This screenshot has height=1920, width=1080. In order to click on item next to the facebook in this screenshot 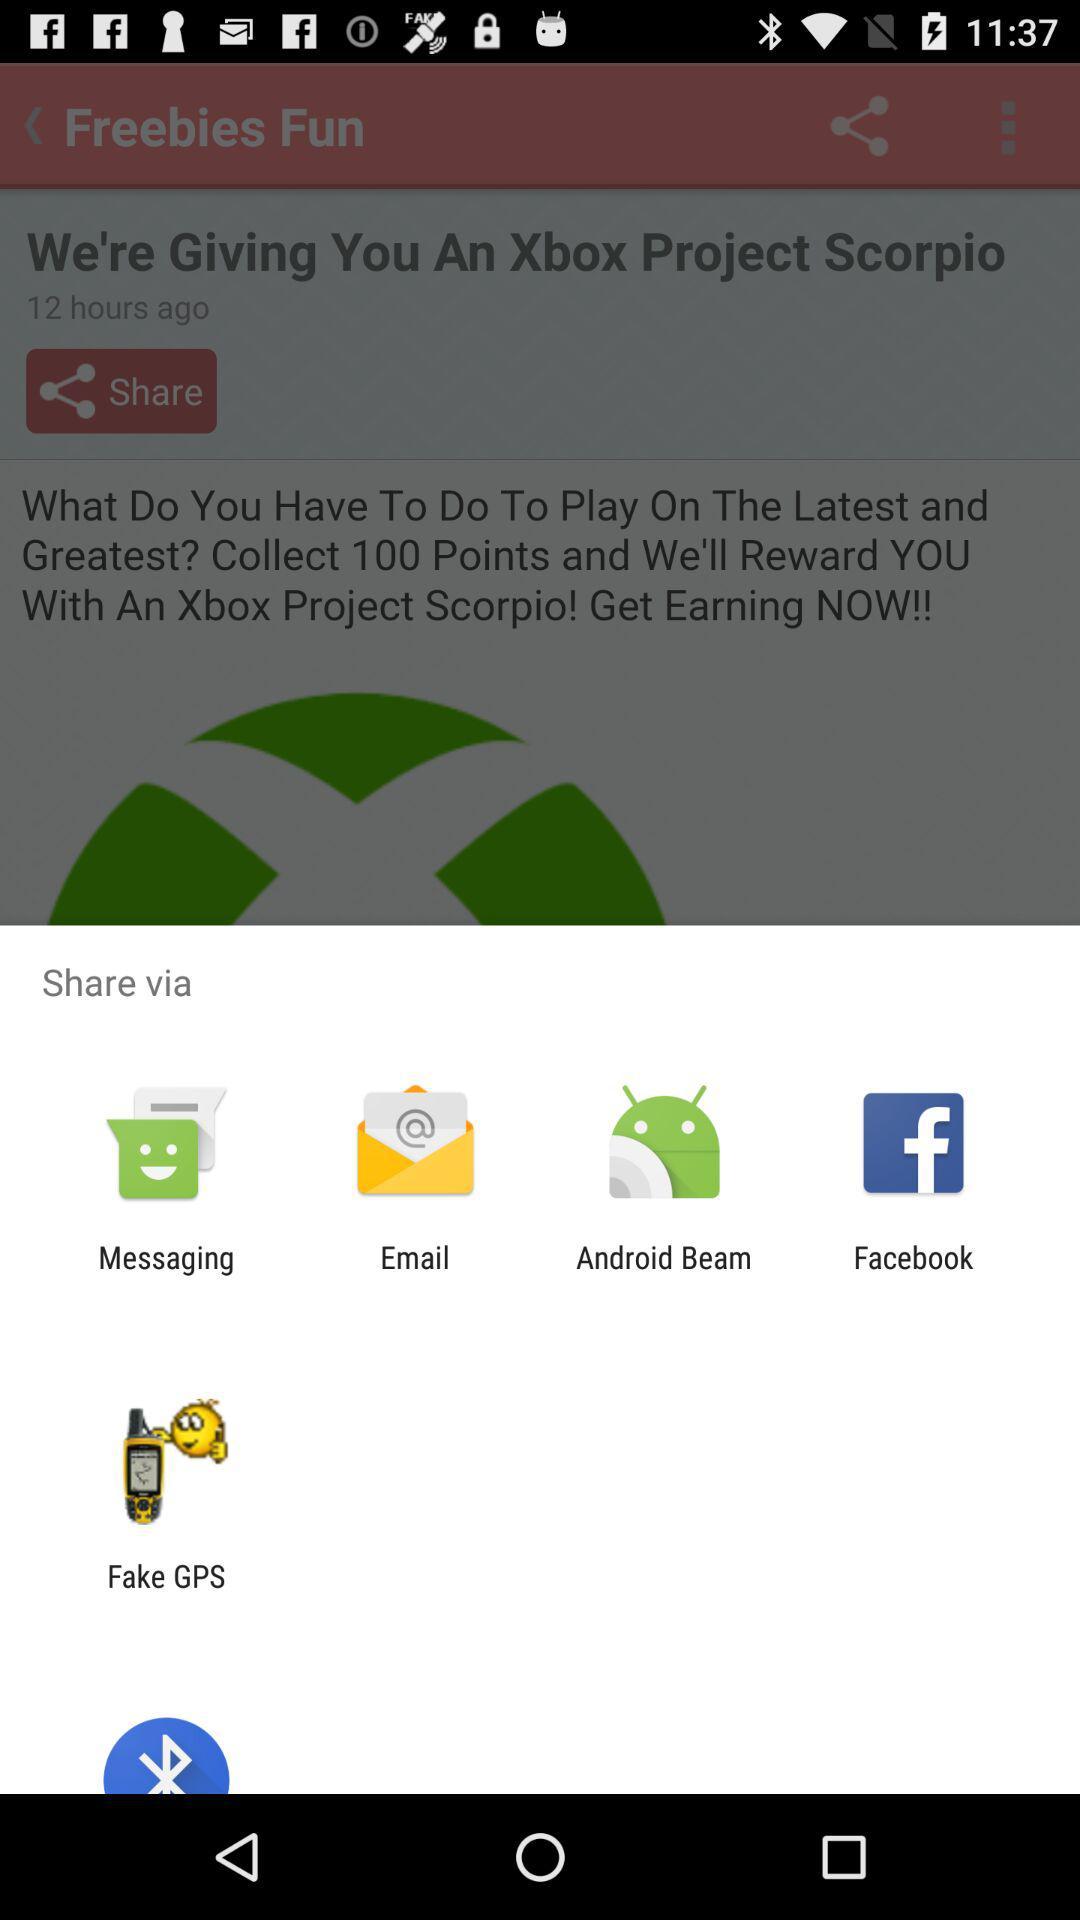, I will do `click(664, 1274)`.